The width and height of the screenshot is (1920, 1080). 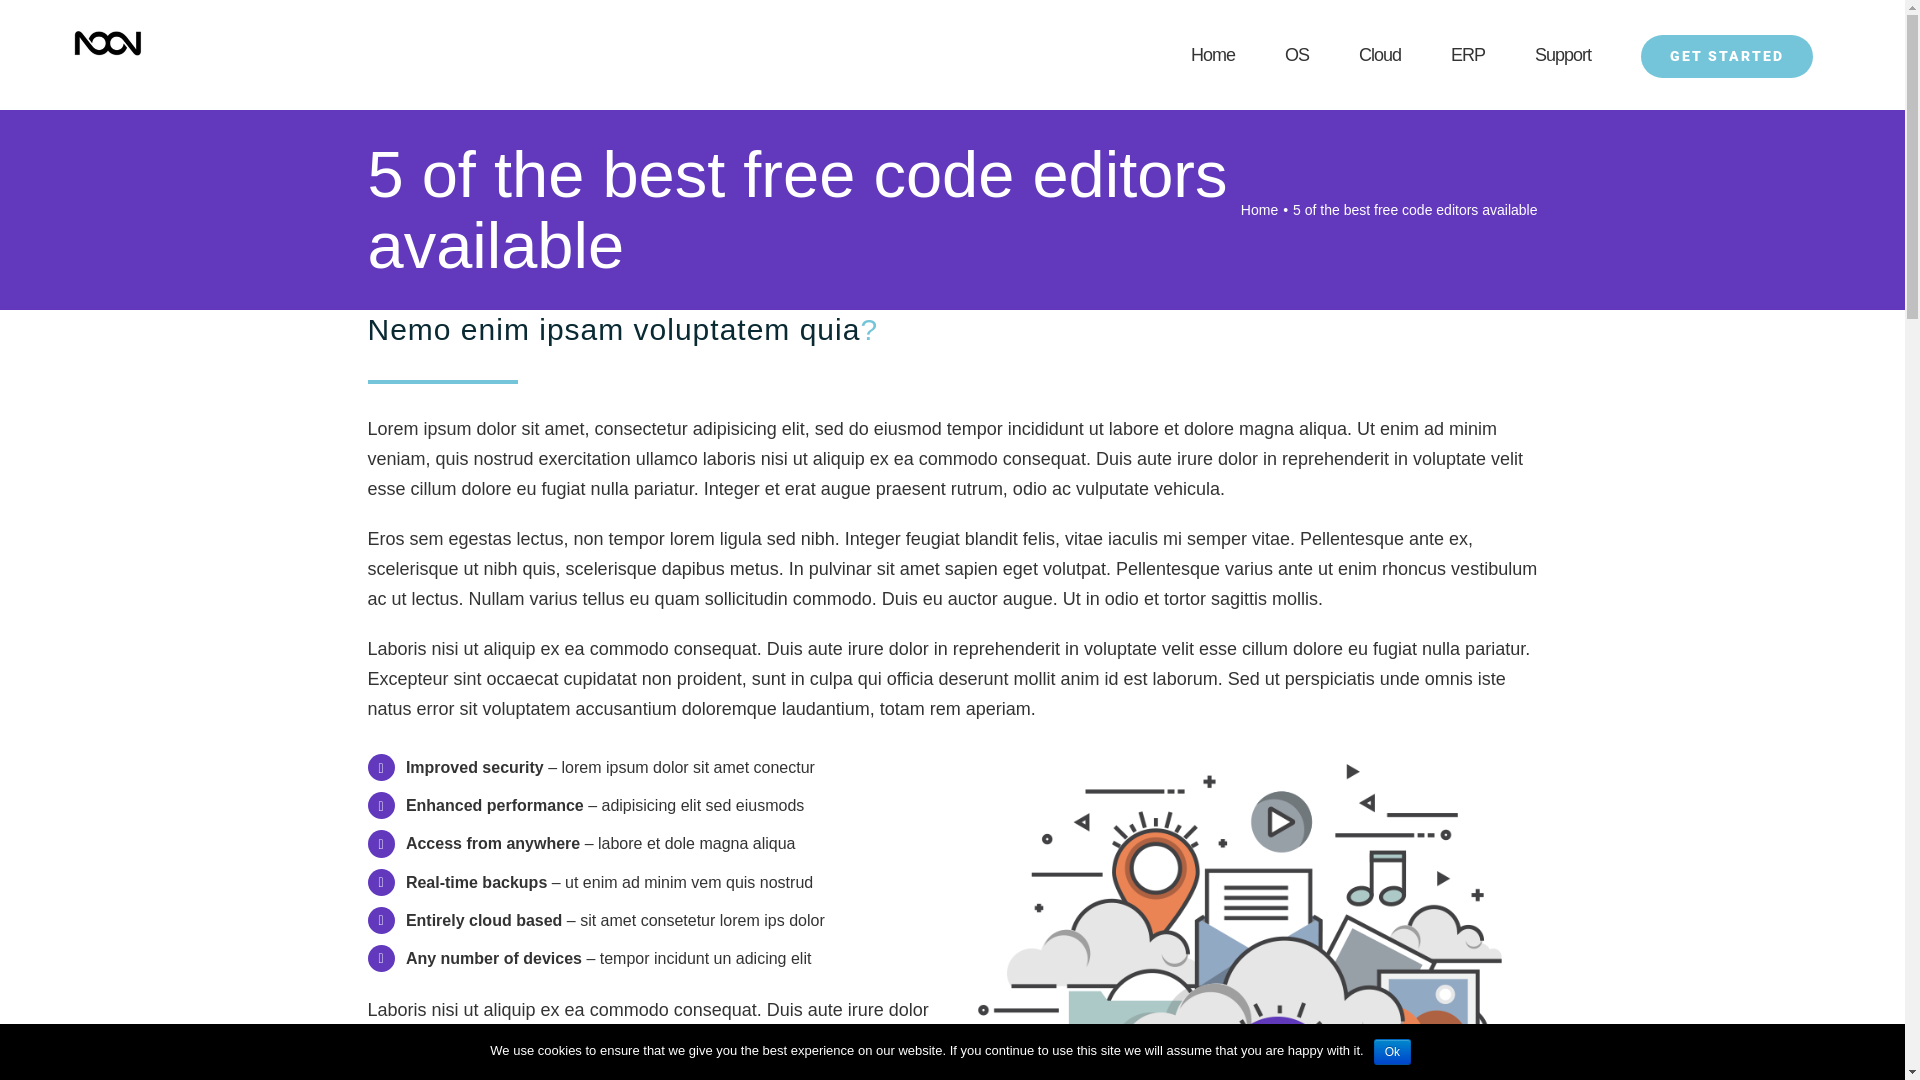 What do you see at coordinates (1379, 53) in the screenshot?
I see `'Cloud'` at bounding box center [1379, 53].